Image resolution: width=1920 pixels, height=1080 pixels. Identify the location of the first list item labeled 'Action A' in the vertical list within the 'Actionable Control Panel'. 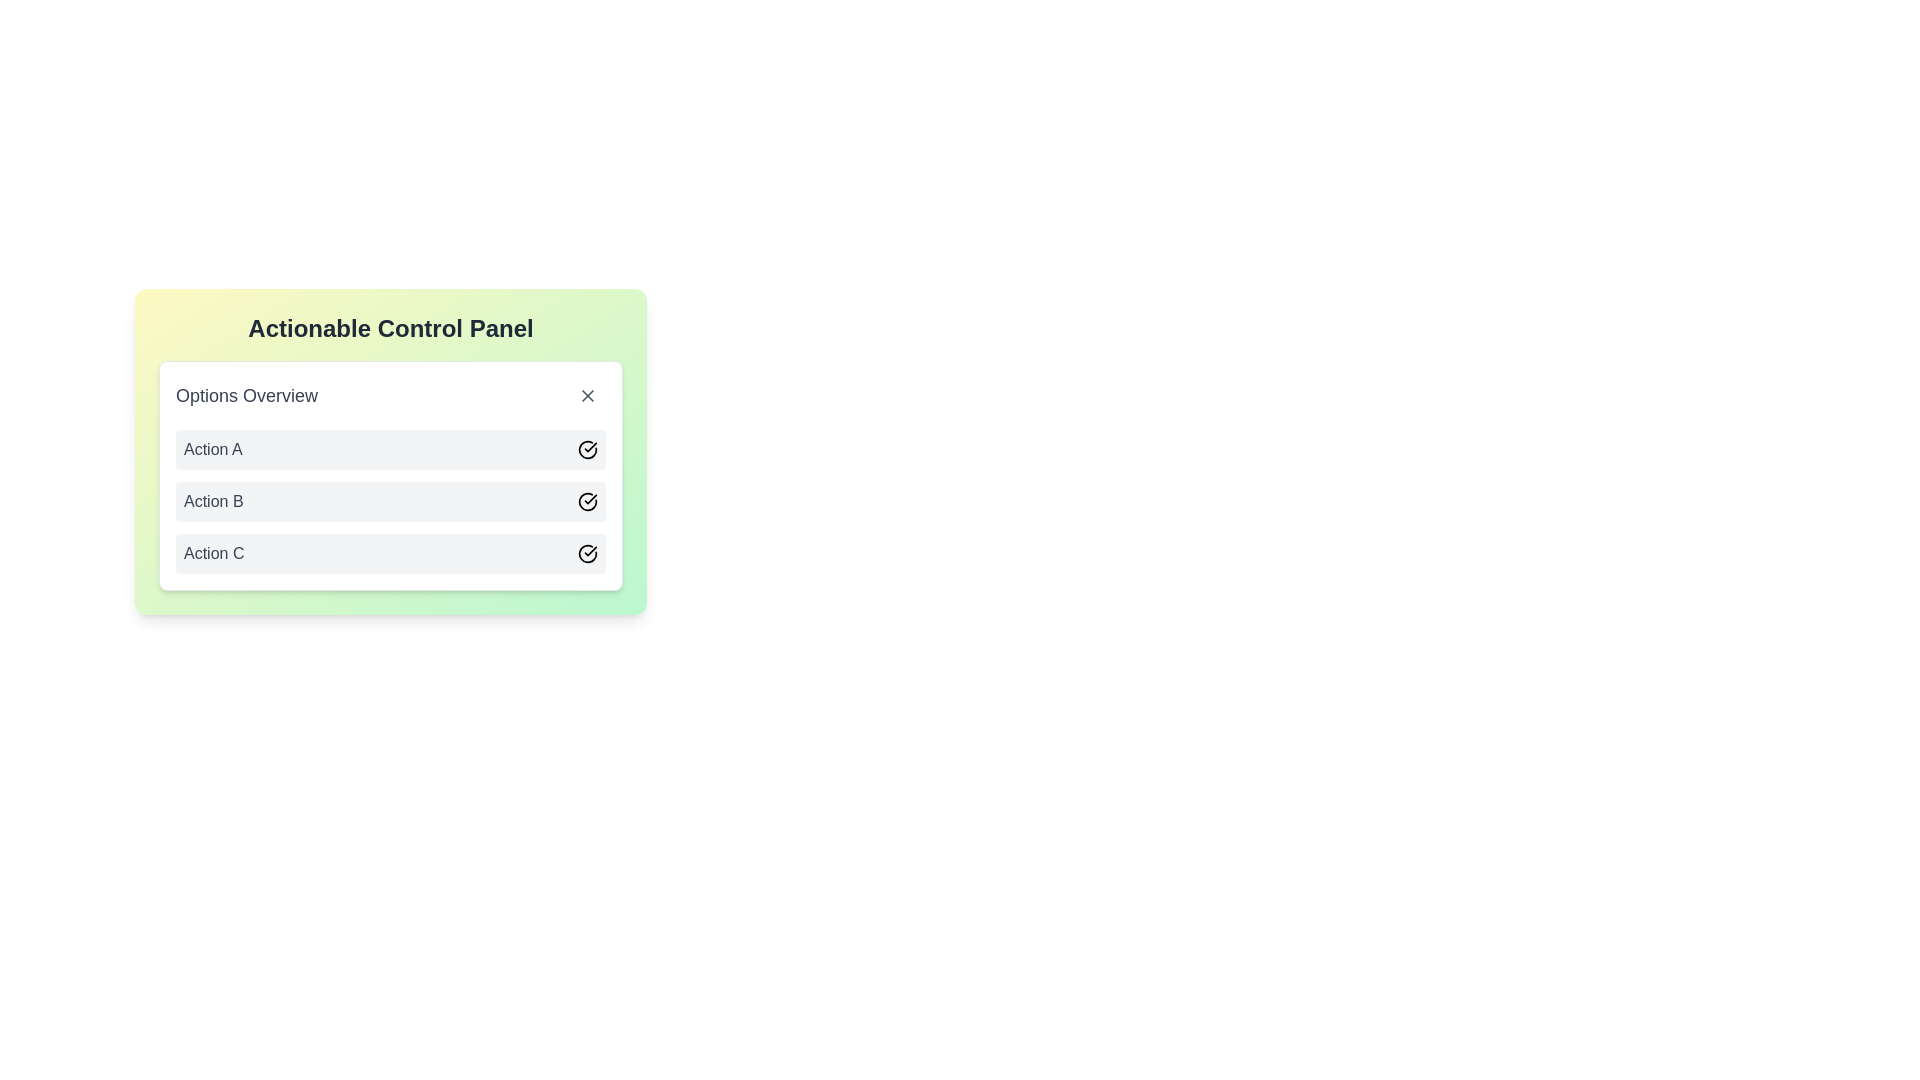
(390, 450).